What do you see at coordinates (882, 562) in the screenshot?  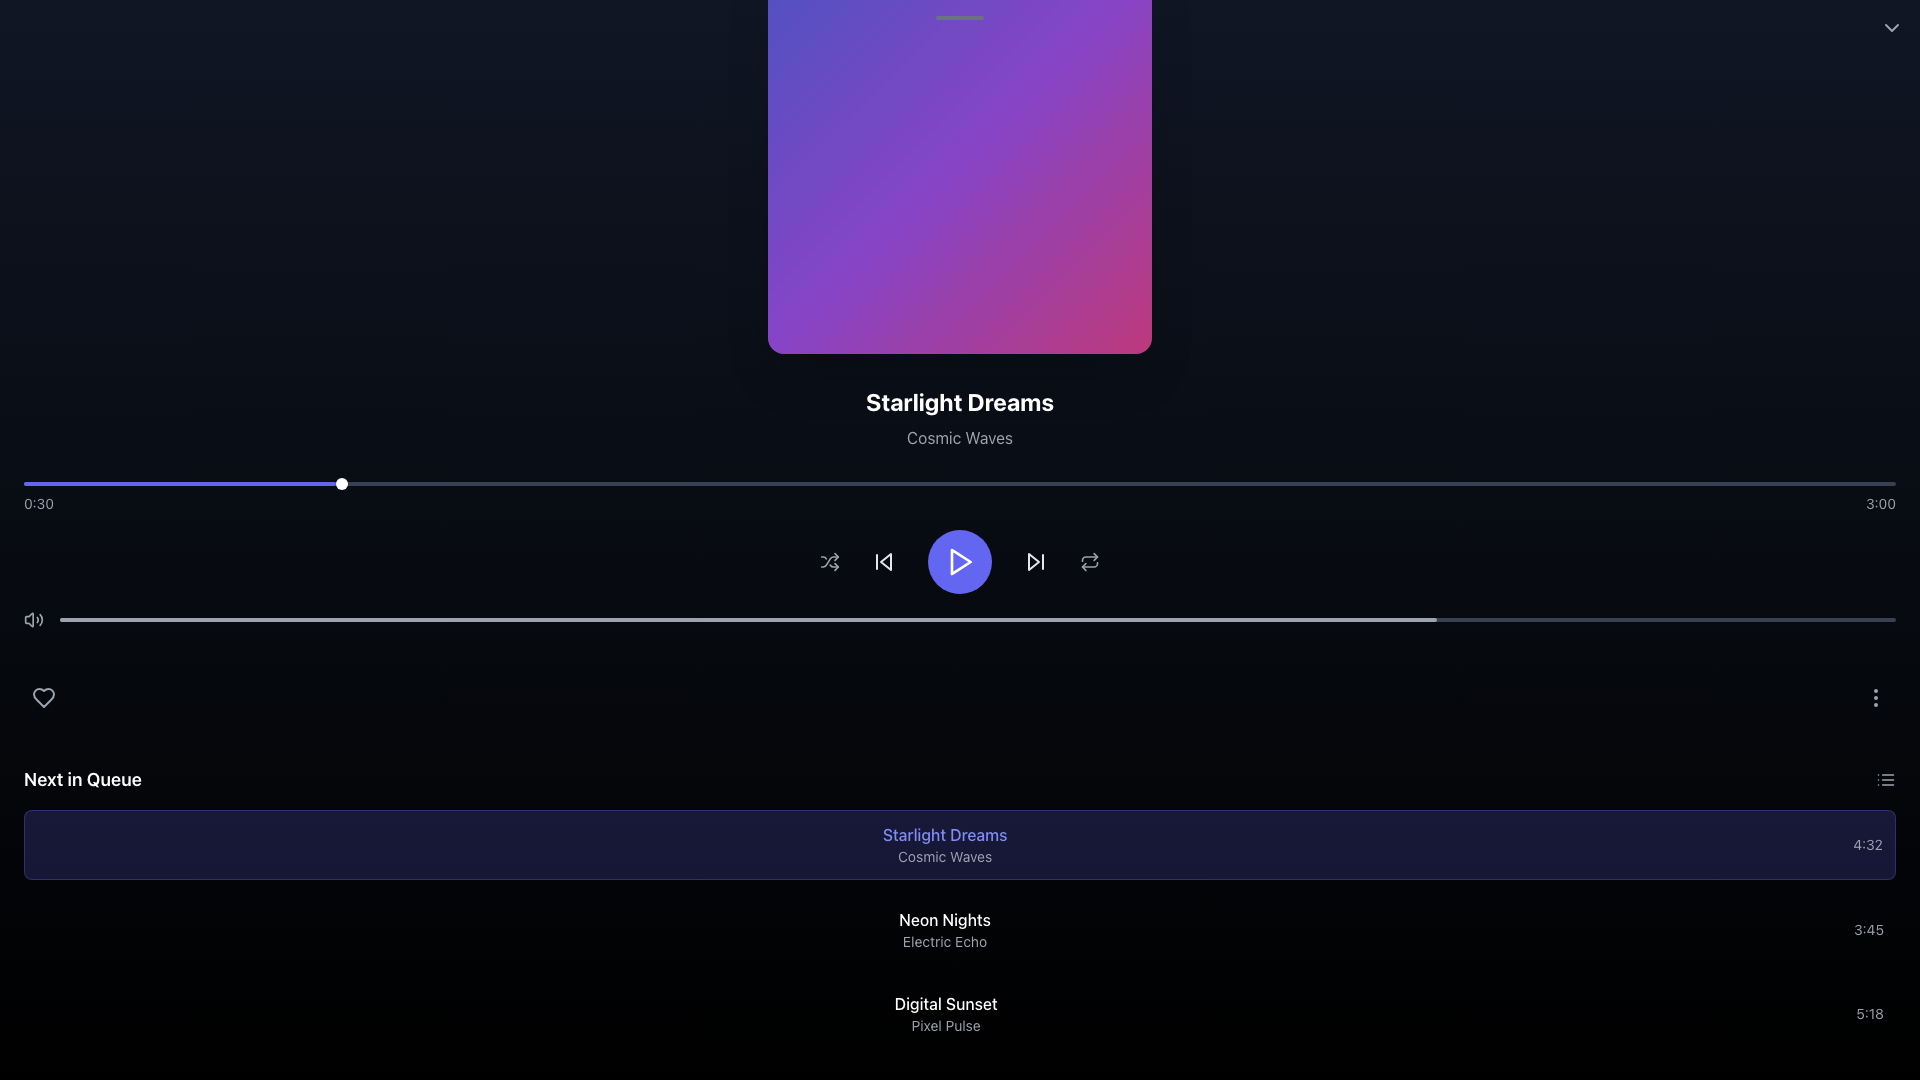 I see `the backward-skip icon button, which is a triangular shape pointing left and located to the left of the central play button in the media control panel, to observe any visual state changes` at bounding box center [882, 562].